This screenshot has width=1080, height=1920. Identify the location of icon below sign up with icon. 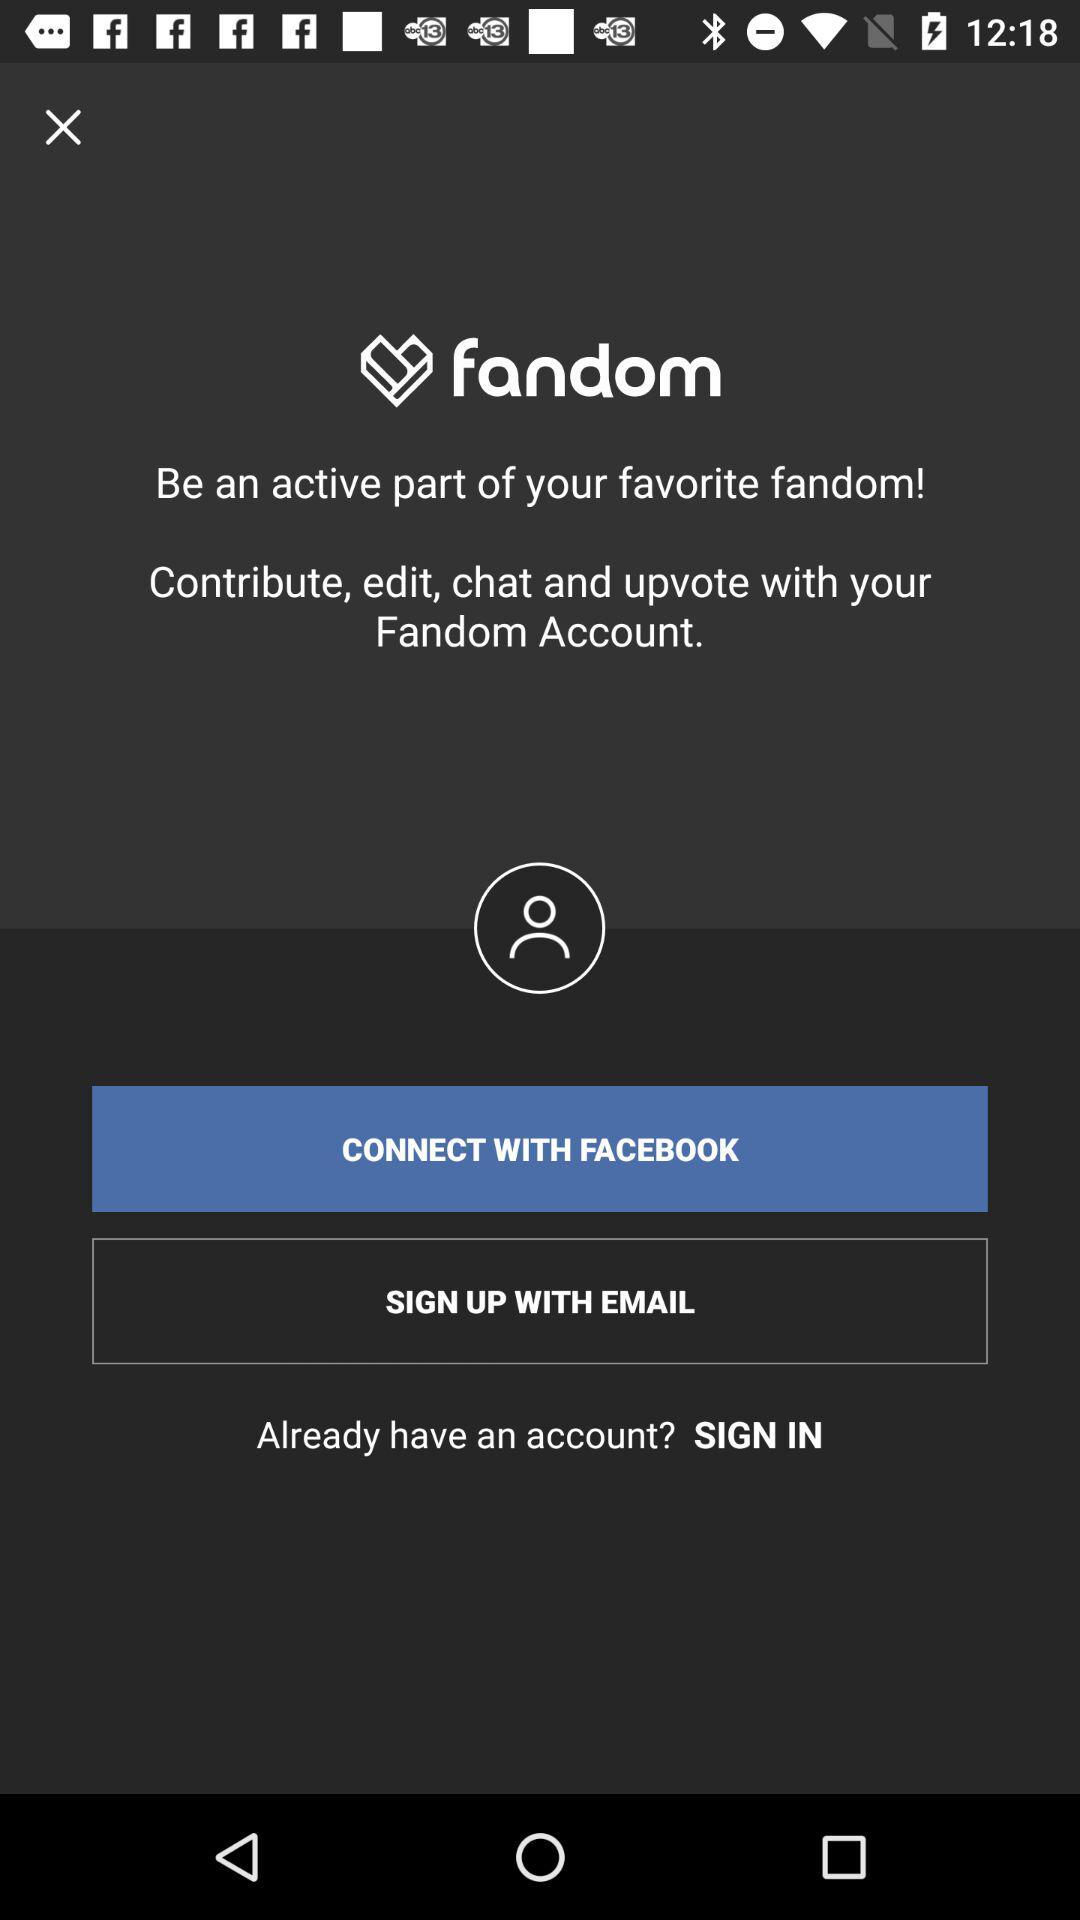
(540, 1433).